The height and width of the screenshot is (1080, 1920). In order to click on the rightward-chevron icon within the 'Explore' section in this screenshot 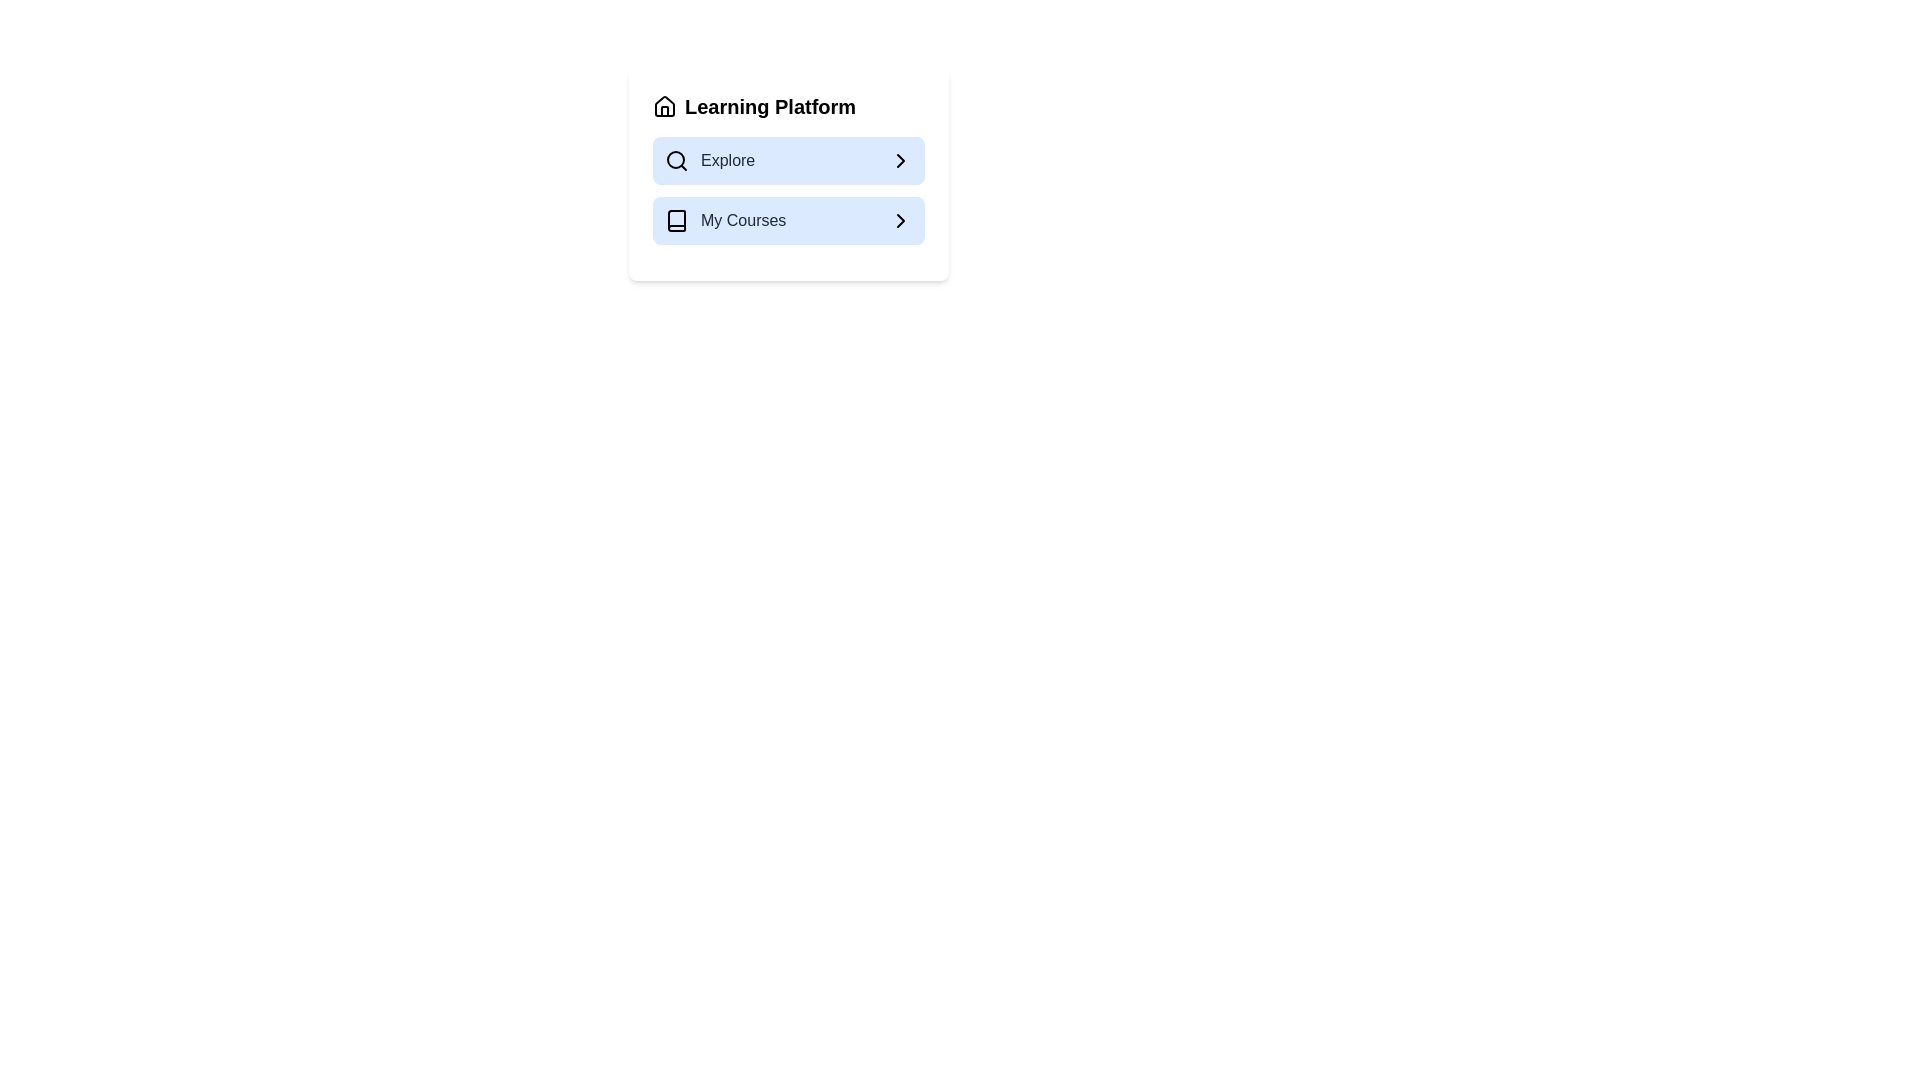, I will do `click(900, 160)`.